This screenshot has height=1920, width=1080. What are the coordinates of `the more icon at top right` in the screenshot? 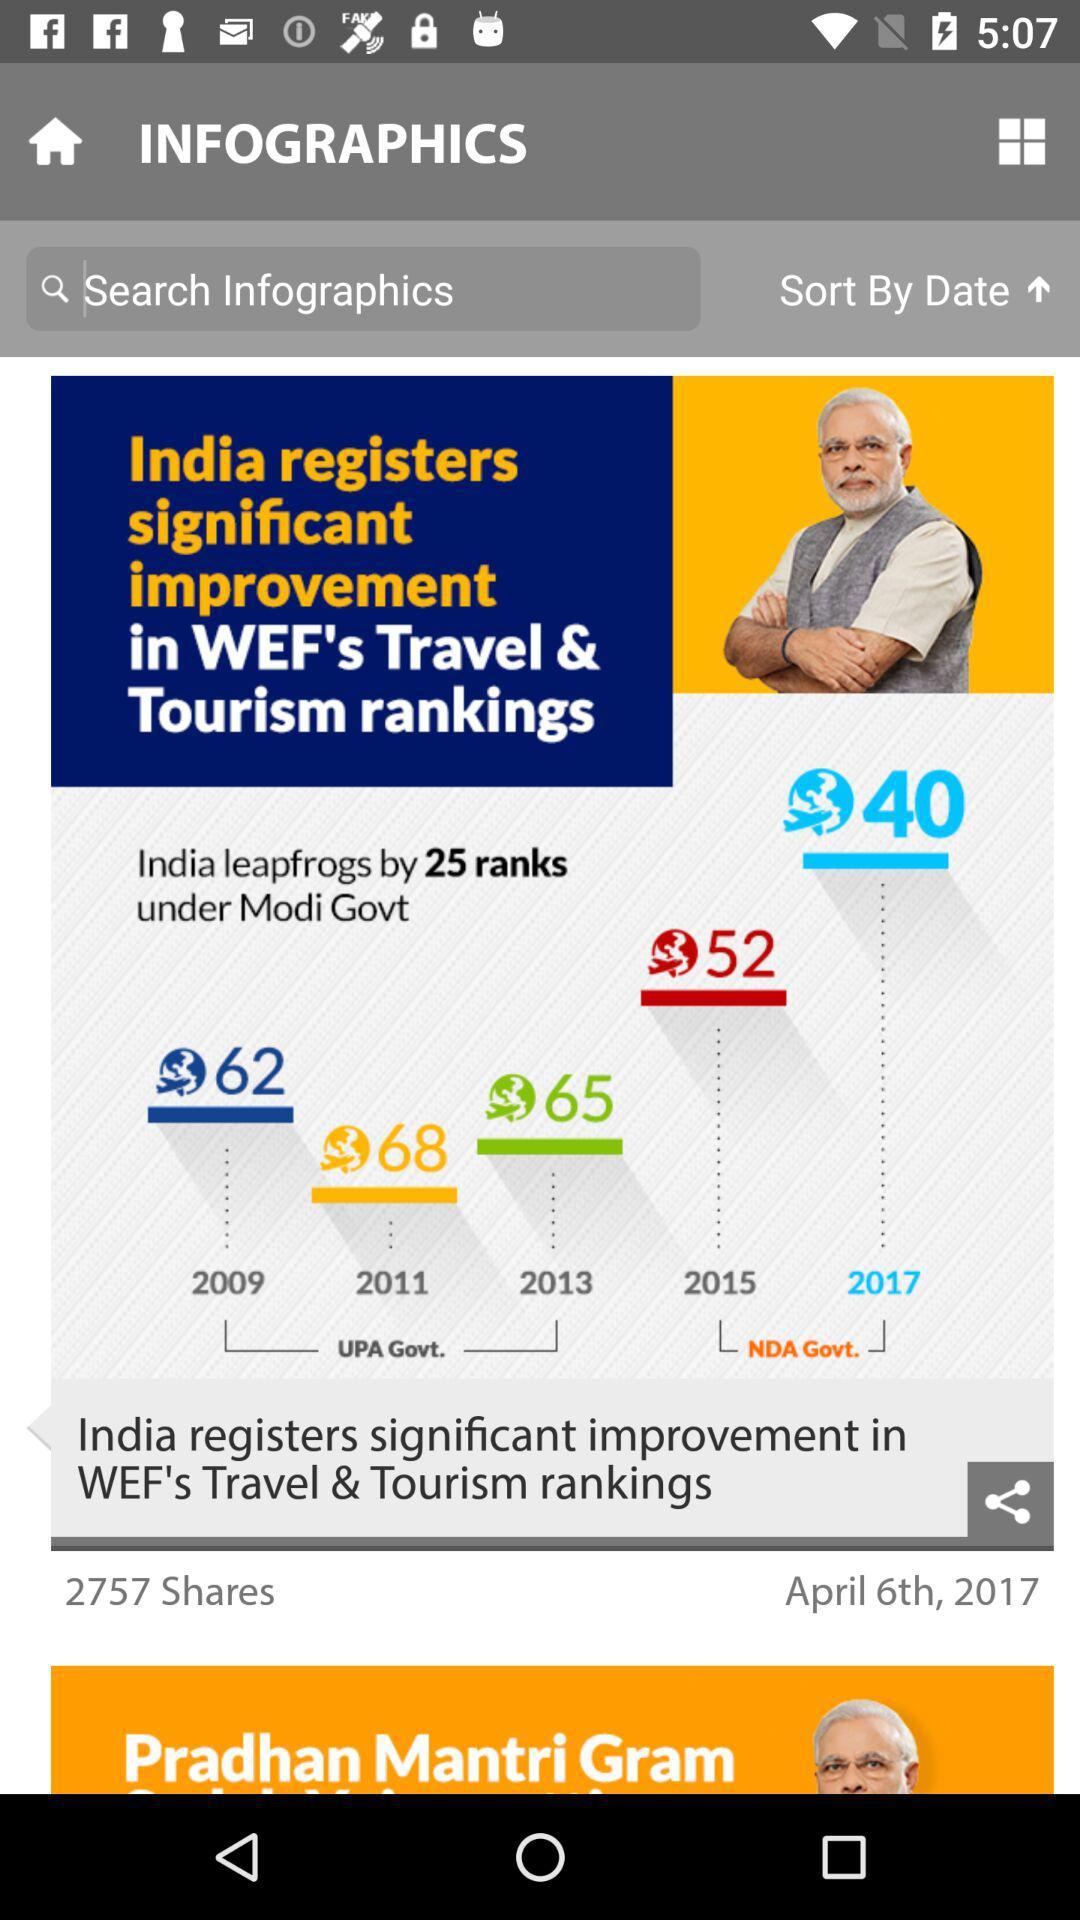 It's located at (1022, 140).